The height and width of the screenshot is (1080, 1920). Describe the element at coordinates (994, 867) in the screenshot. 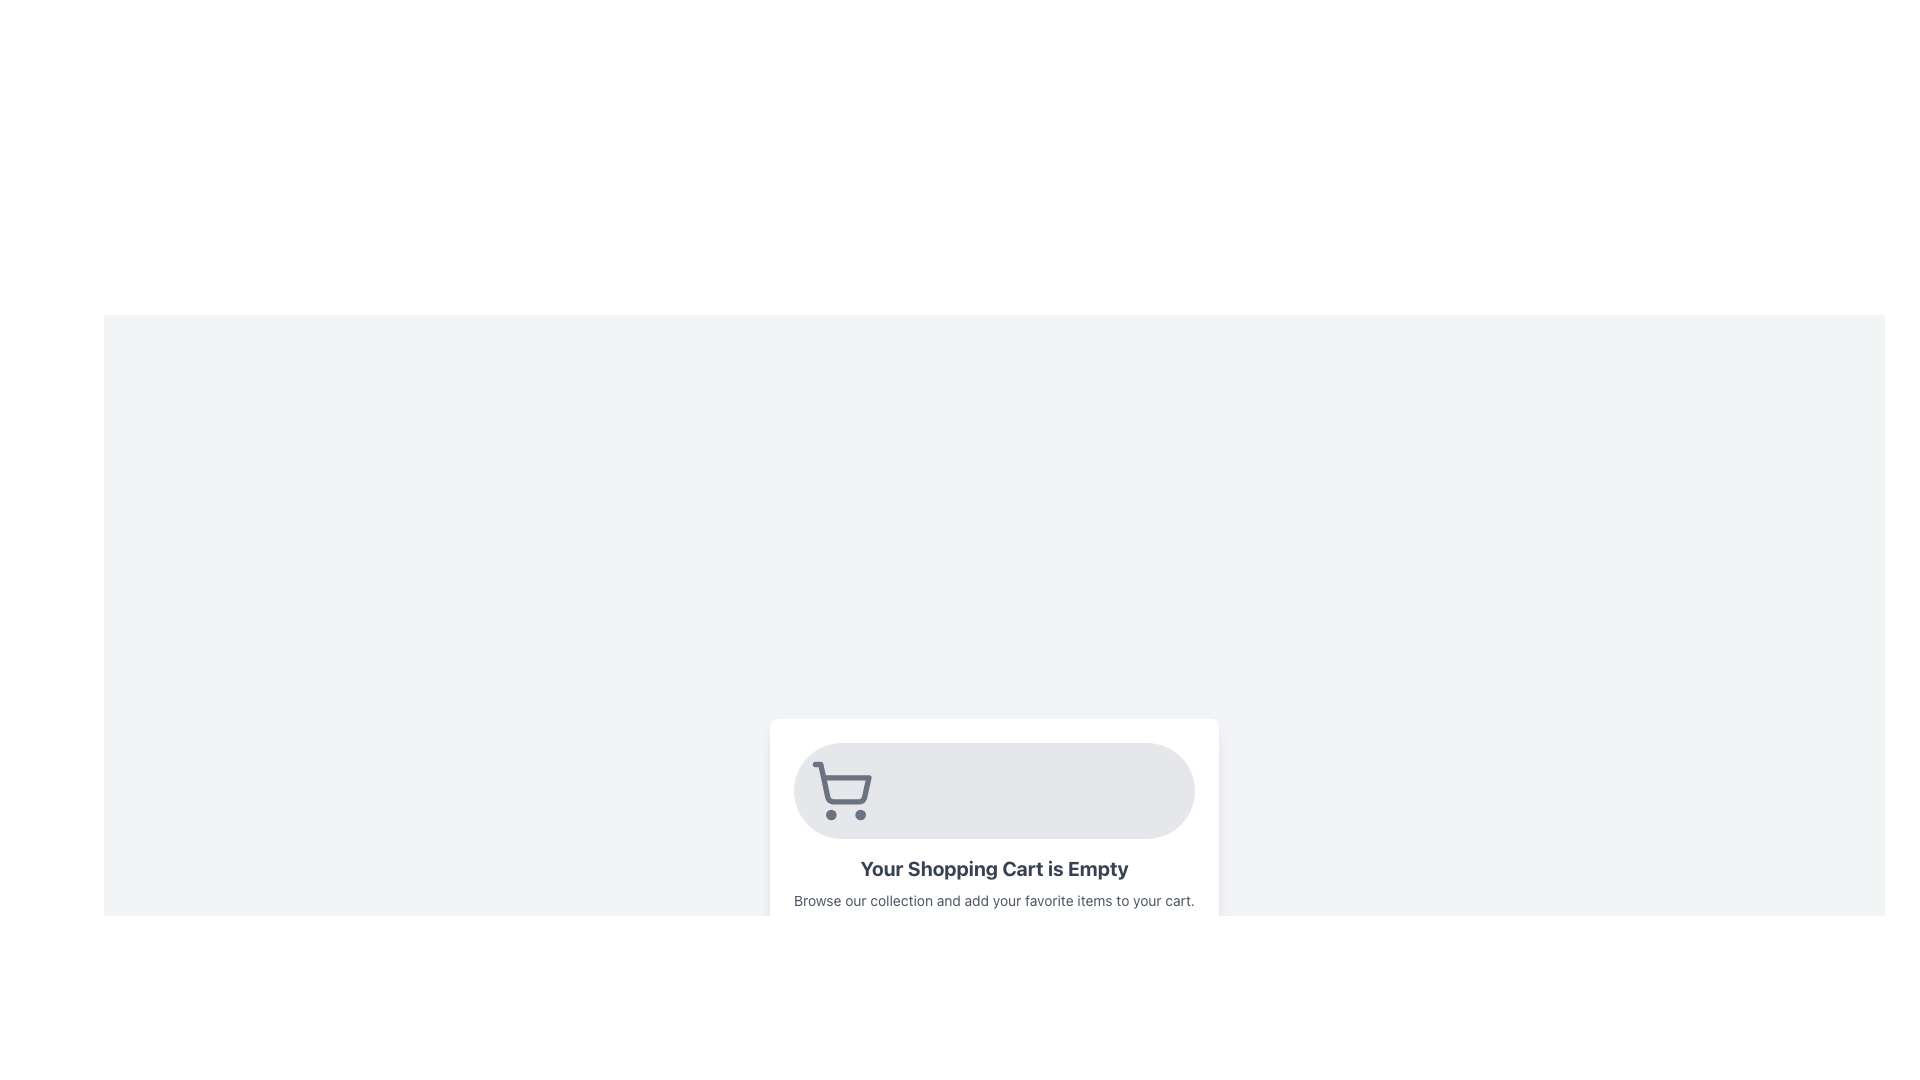

I see `the Text Label indicating that the shopping cart contains no items for accessibility purposes` at that location.